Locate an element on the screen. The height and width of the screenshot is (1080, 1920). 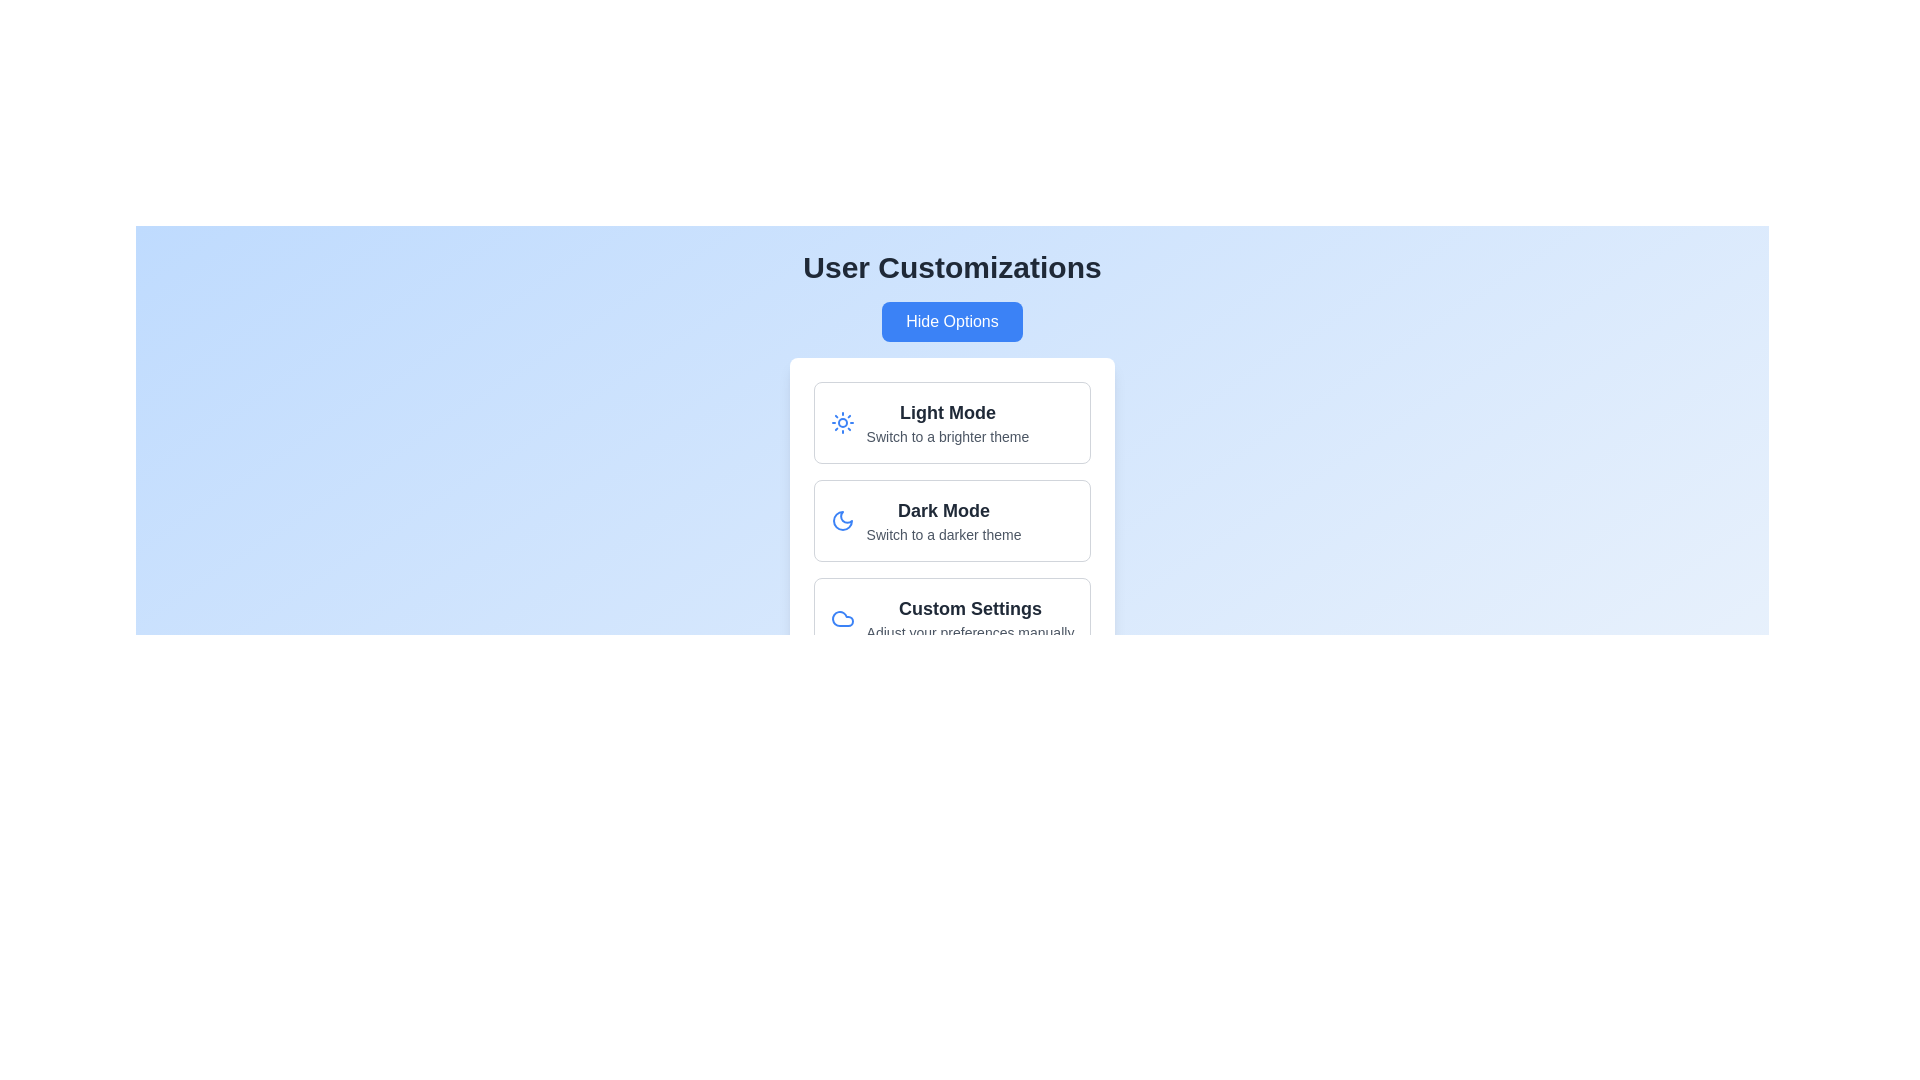
the option Custom Settings to see its hover effect is located at coordinates (951, 617).